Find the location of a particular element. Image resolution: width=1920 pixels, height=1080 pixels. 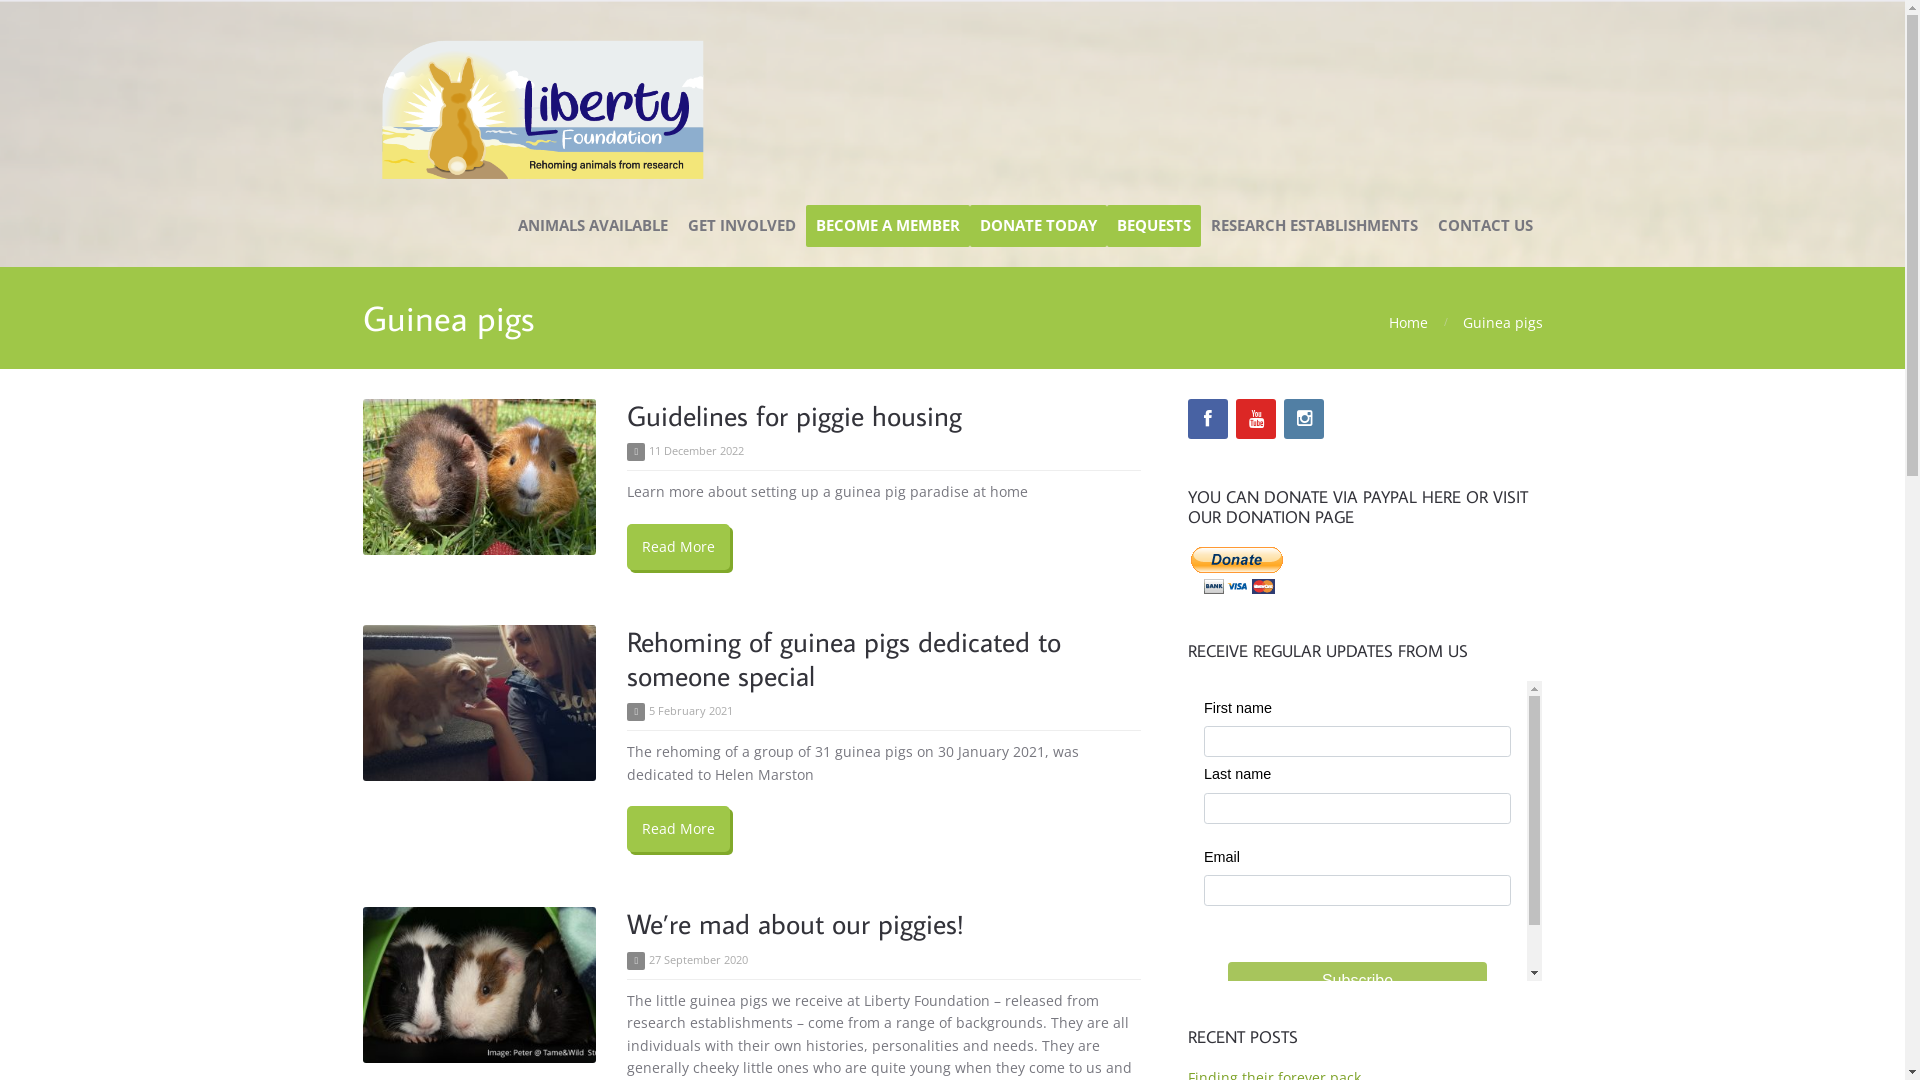

'Read More' is located at coordinates (678, 829).